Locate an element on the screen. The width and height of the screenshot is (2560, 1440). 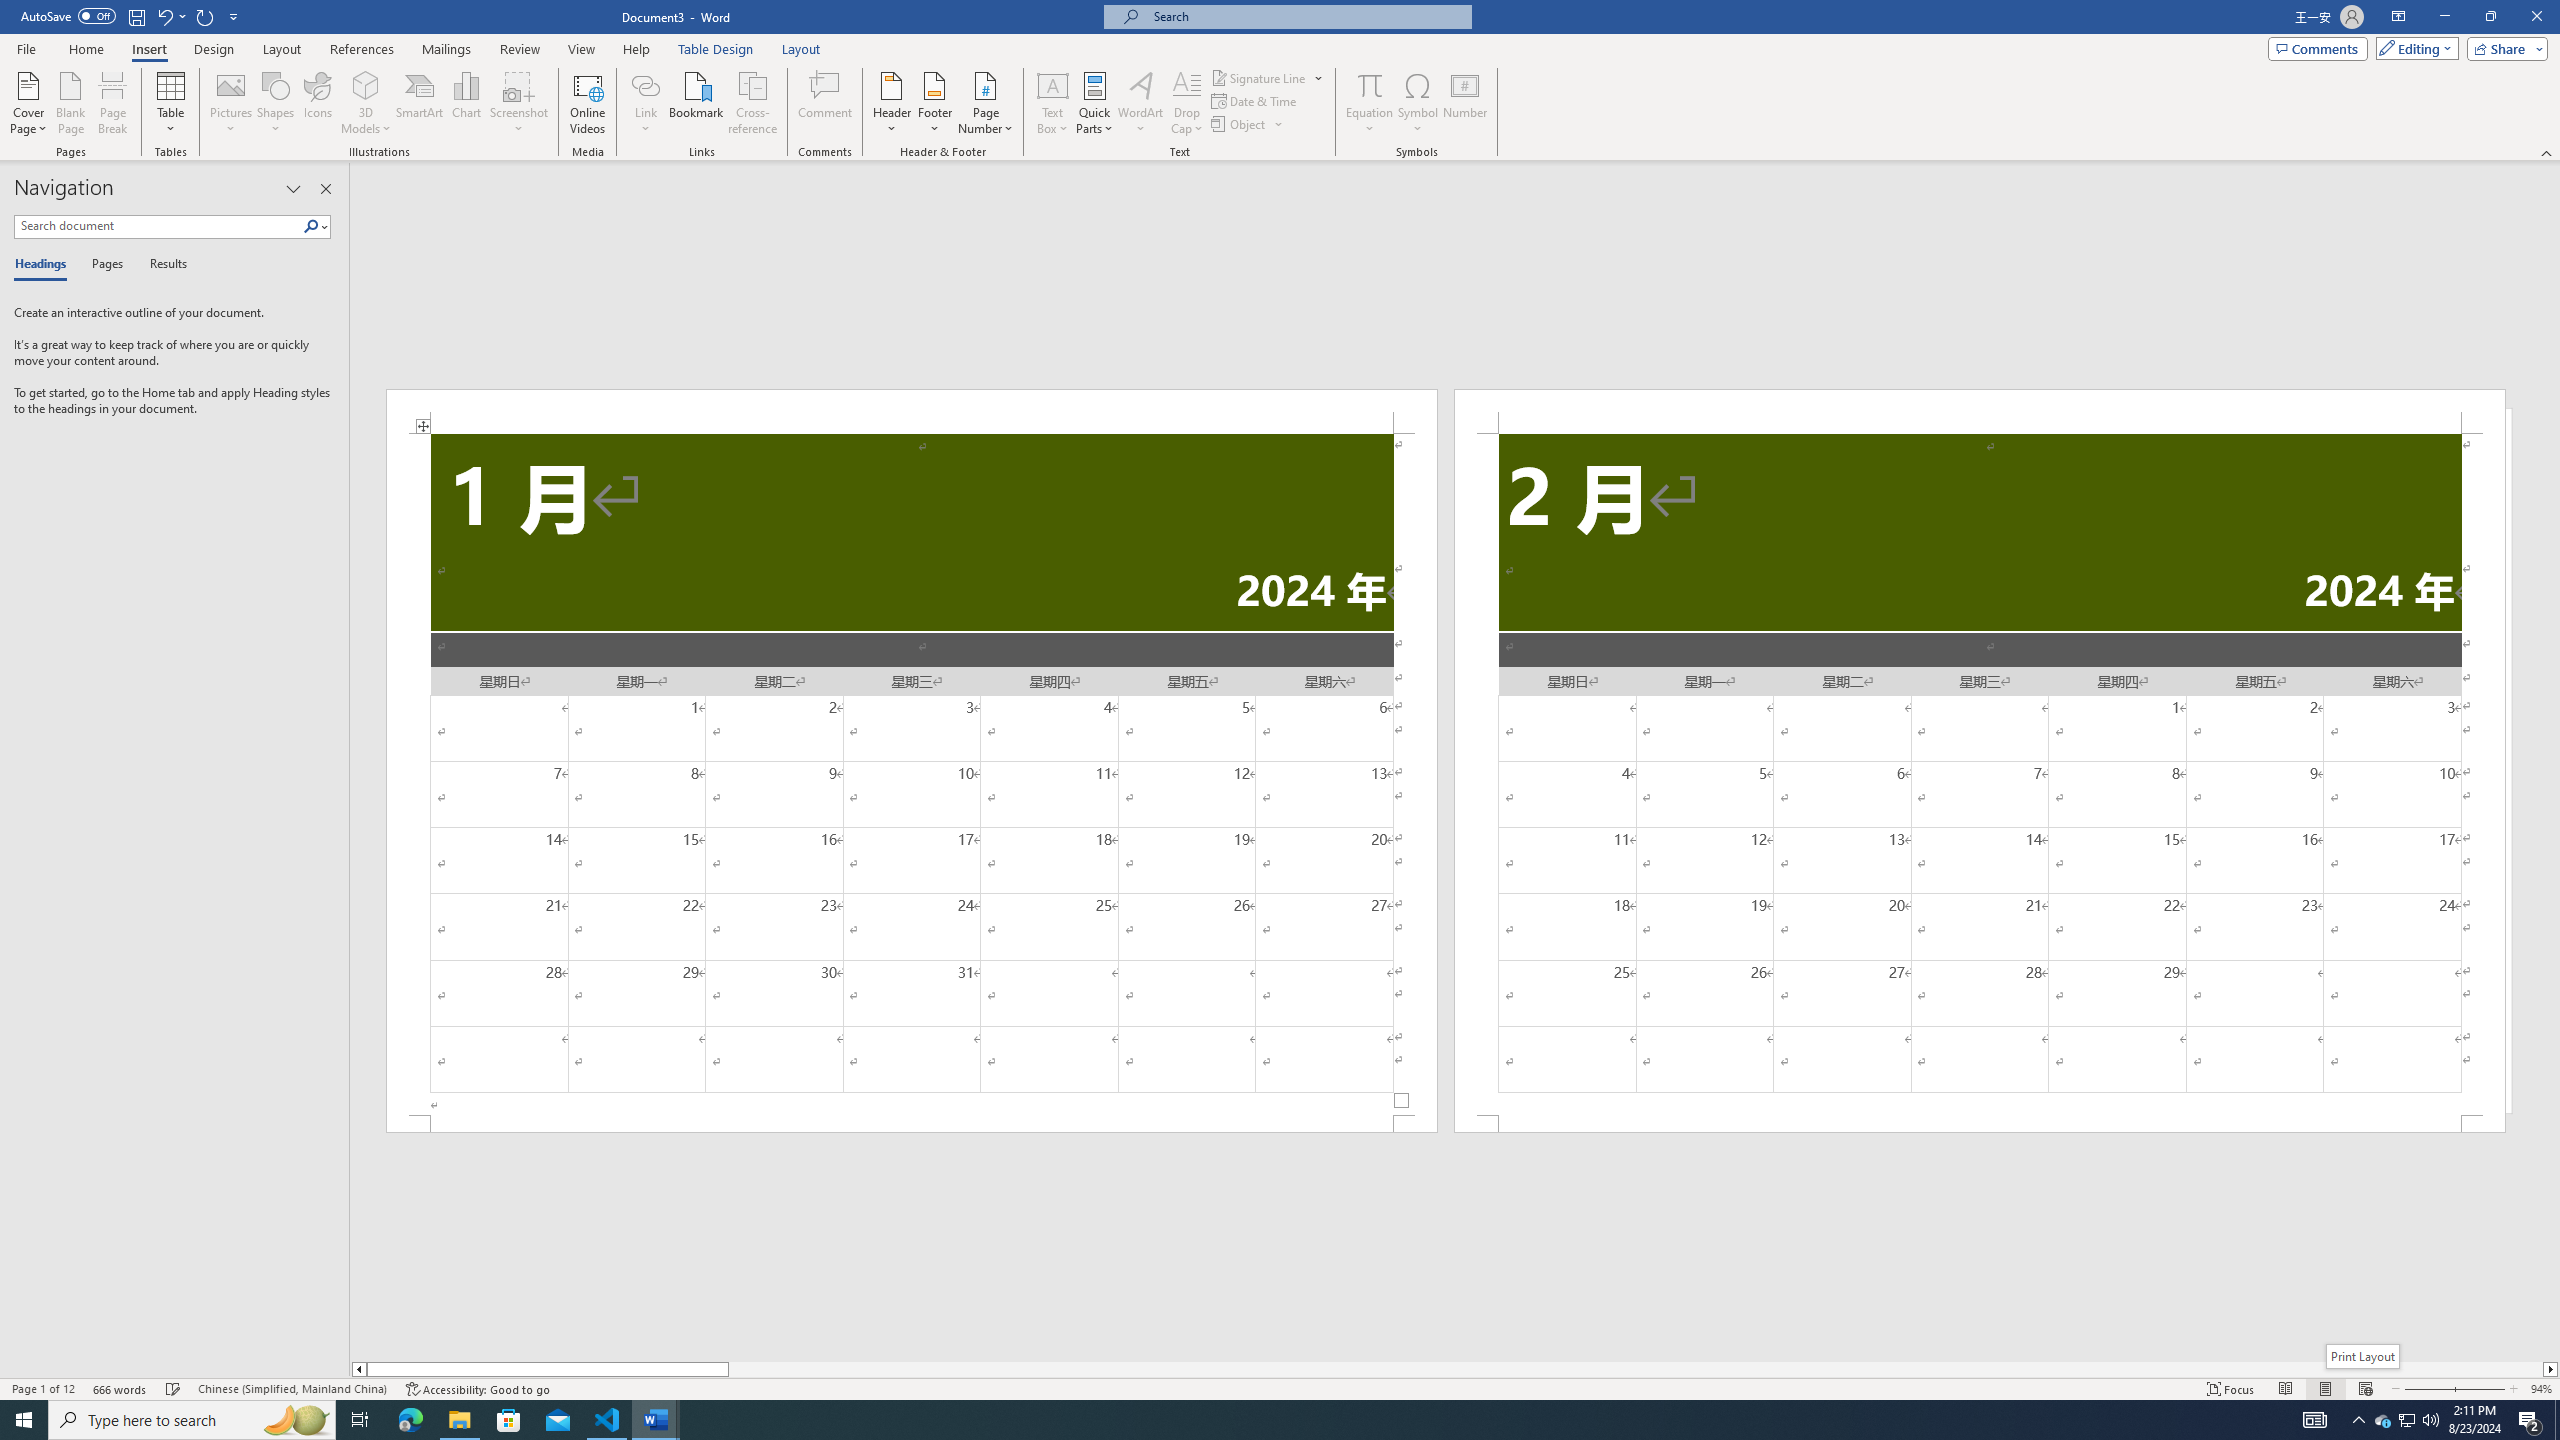
'Results' is located at coordinates (160, 264).